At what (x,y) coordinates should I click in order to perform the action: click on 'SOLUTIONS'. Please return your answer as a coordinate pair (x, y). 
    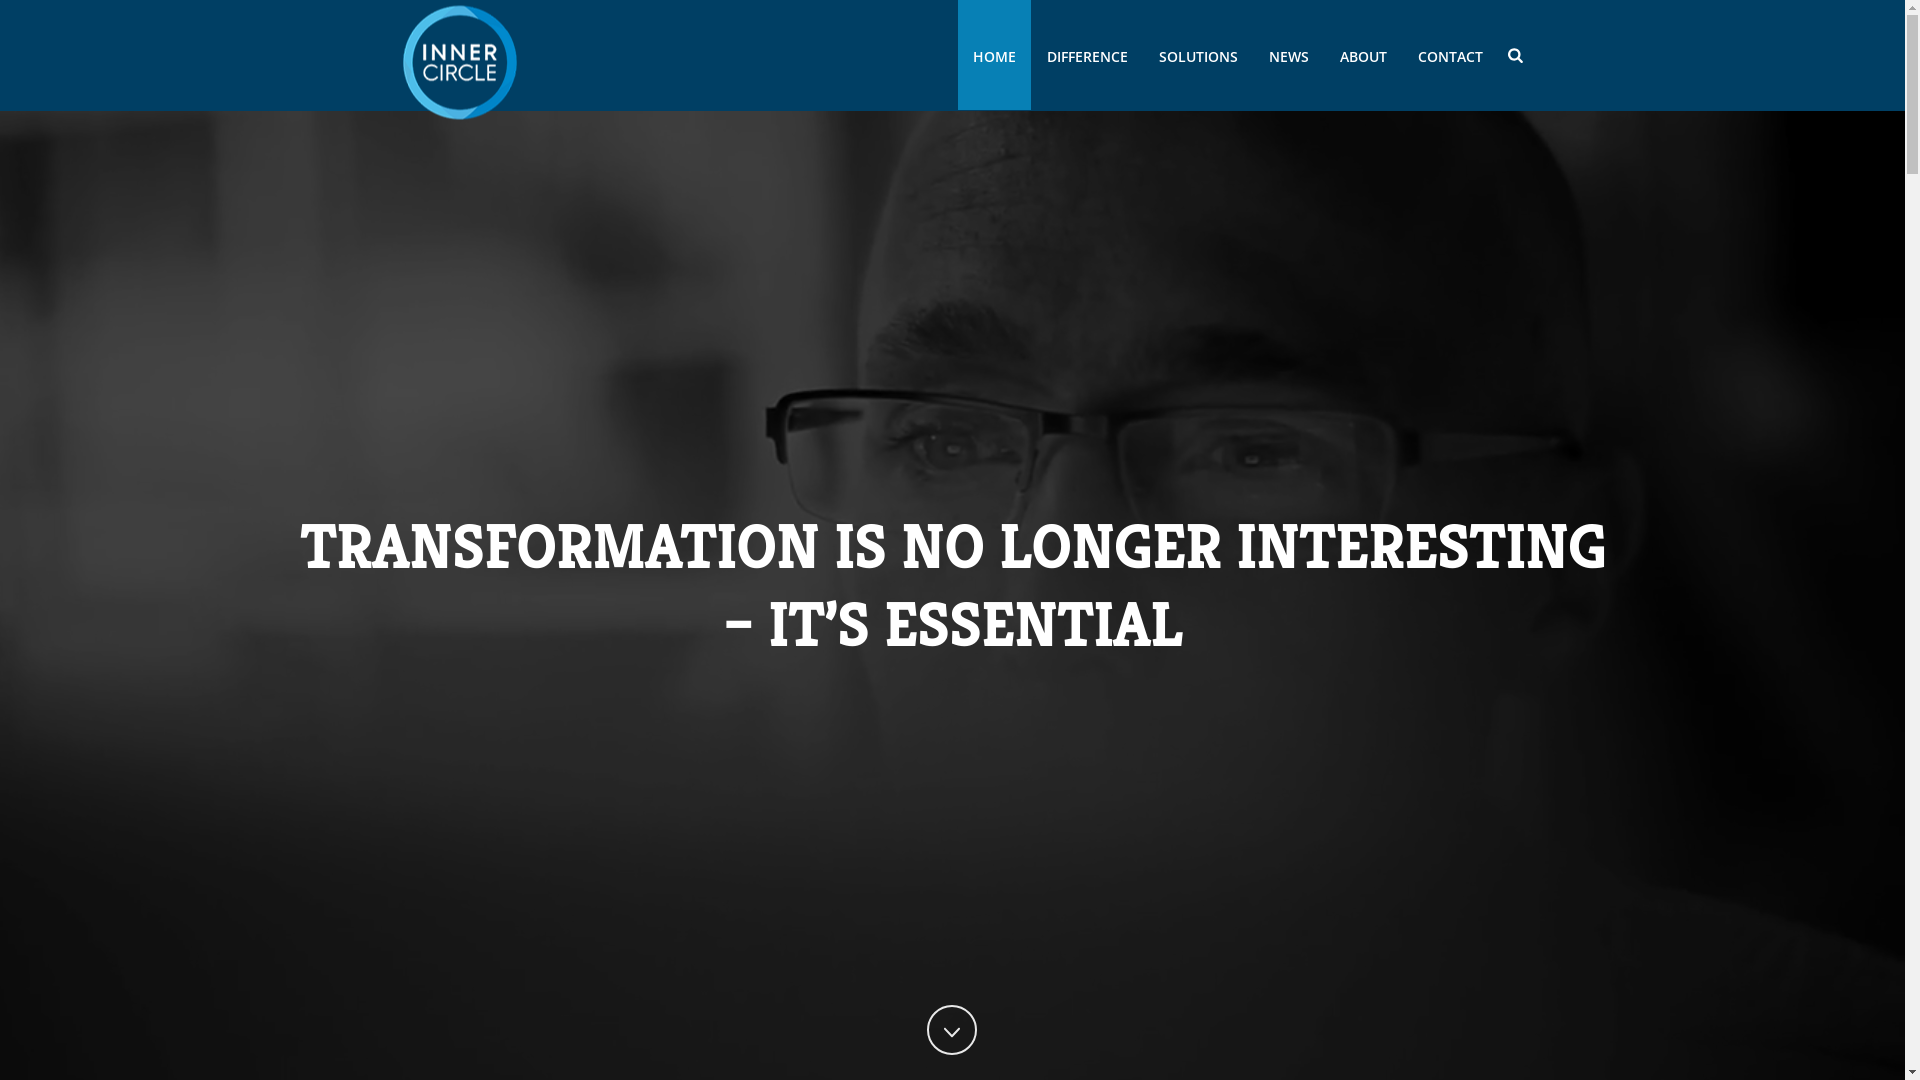
    Looking at the image, I should click on (1198, 53).